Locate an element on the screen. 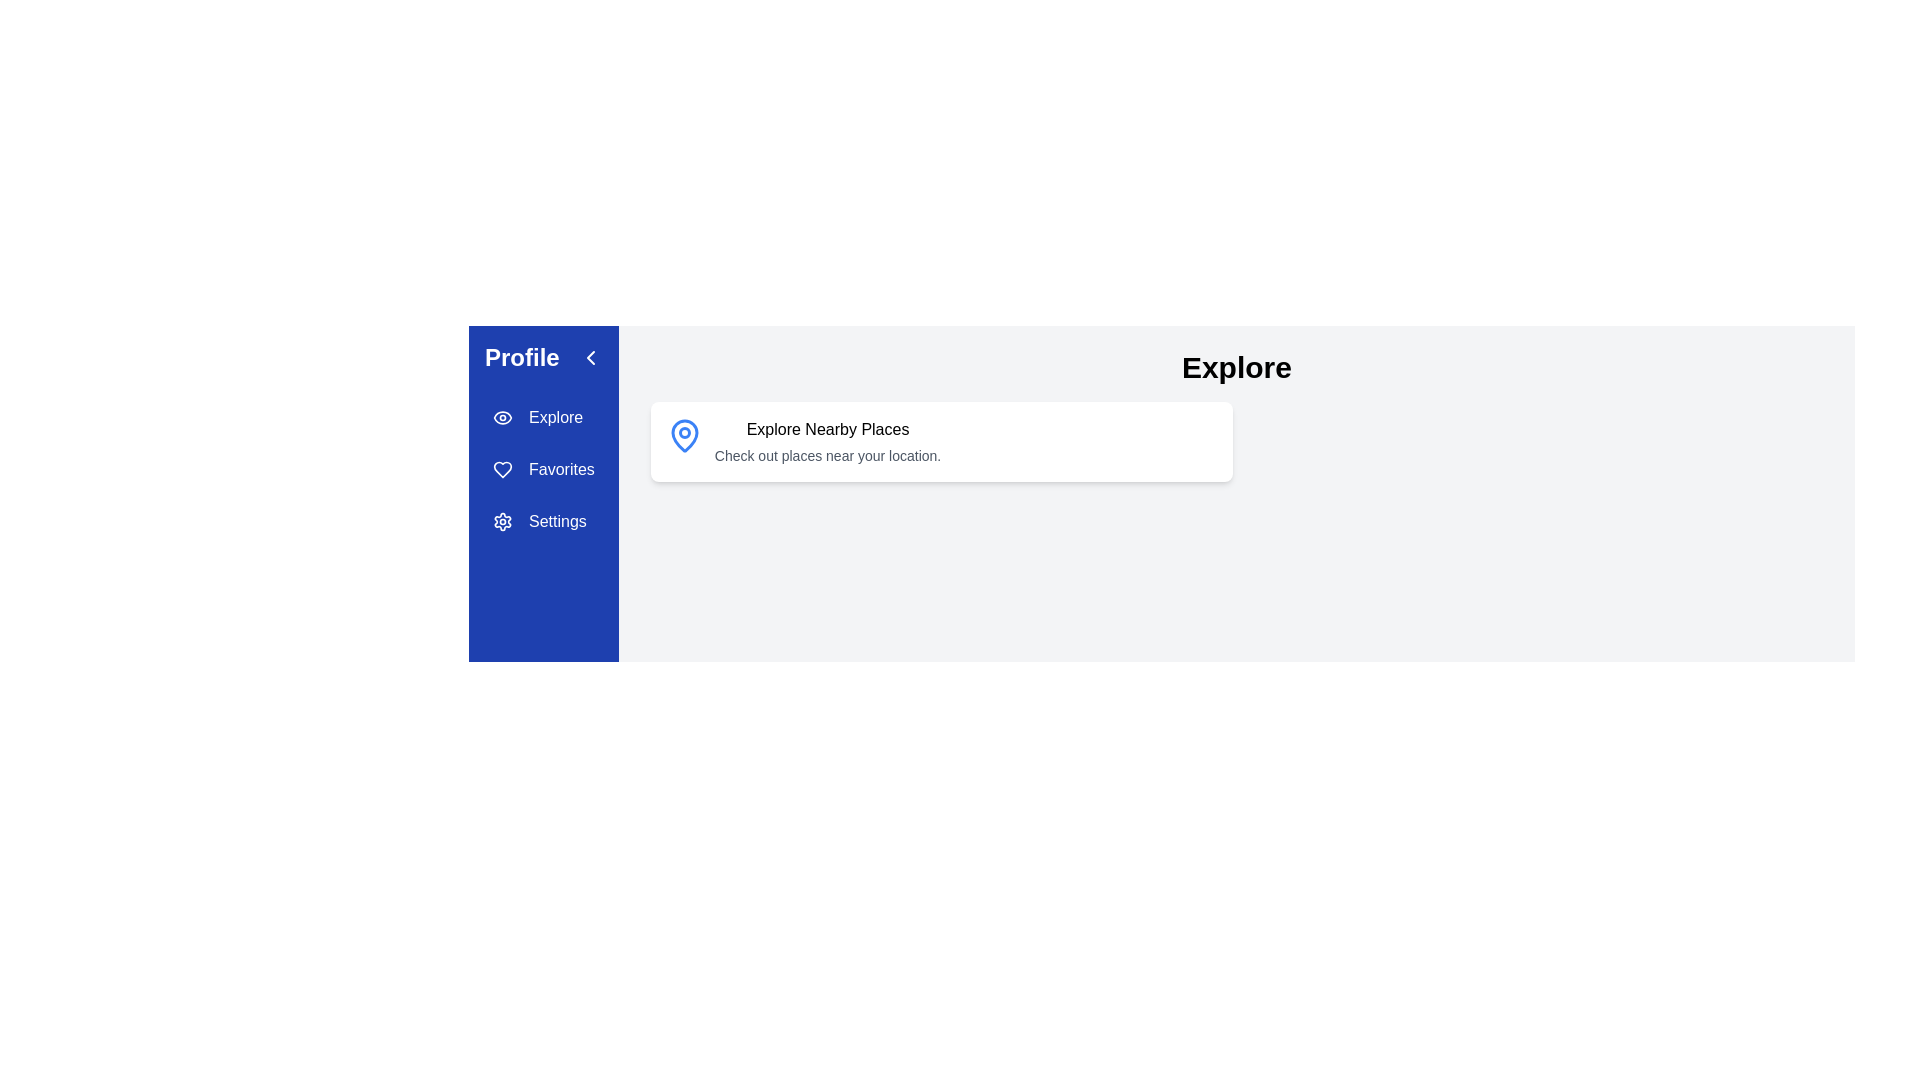 This screenshot has height=1080, width=1920. the Text Label that serves as a navigation label for the settings page, located below the 'Favorites' heart icon in the sidebar is located at coordinates (557, 520).